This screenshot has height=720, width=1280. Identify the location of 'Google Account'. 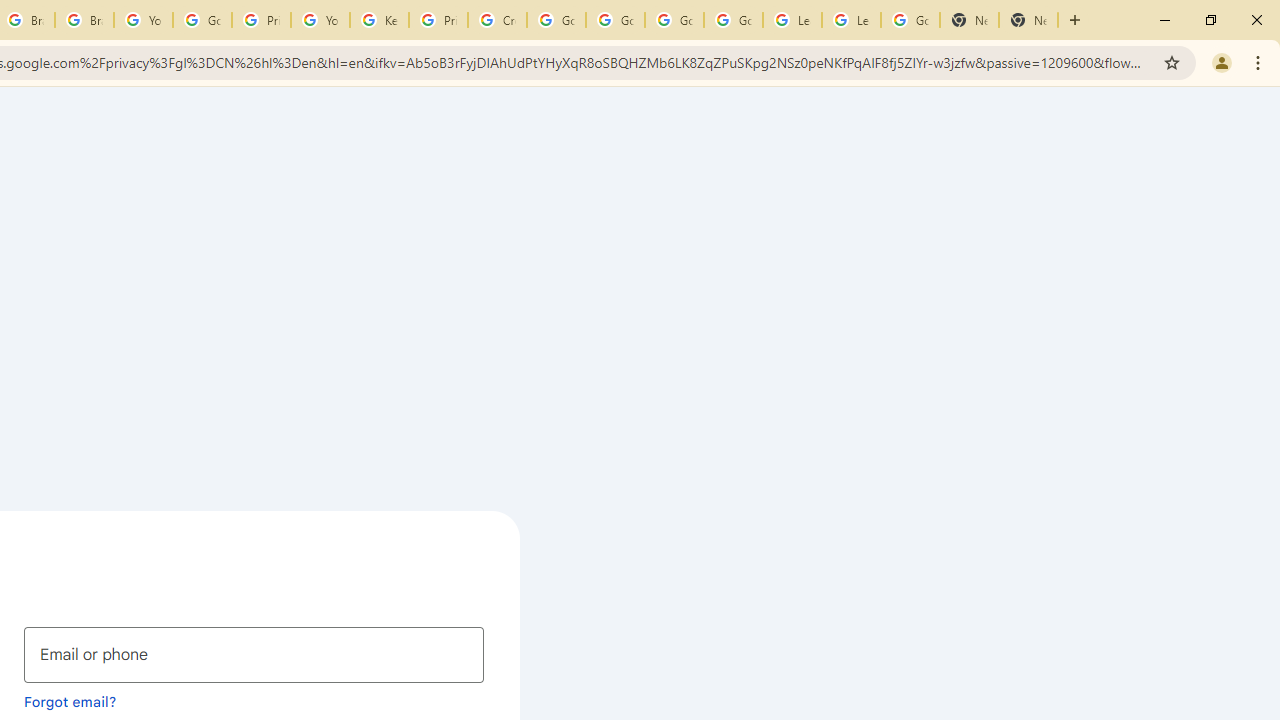
(909, 20).